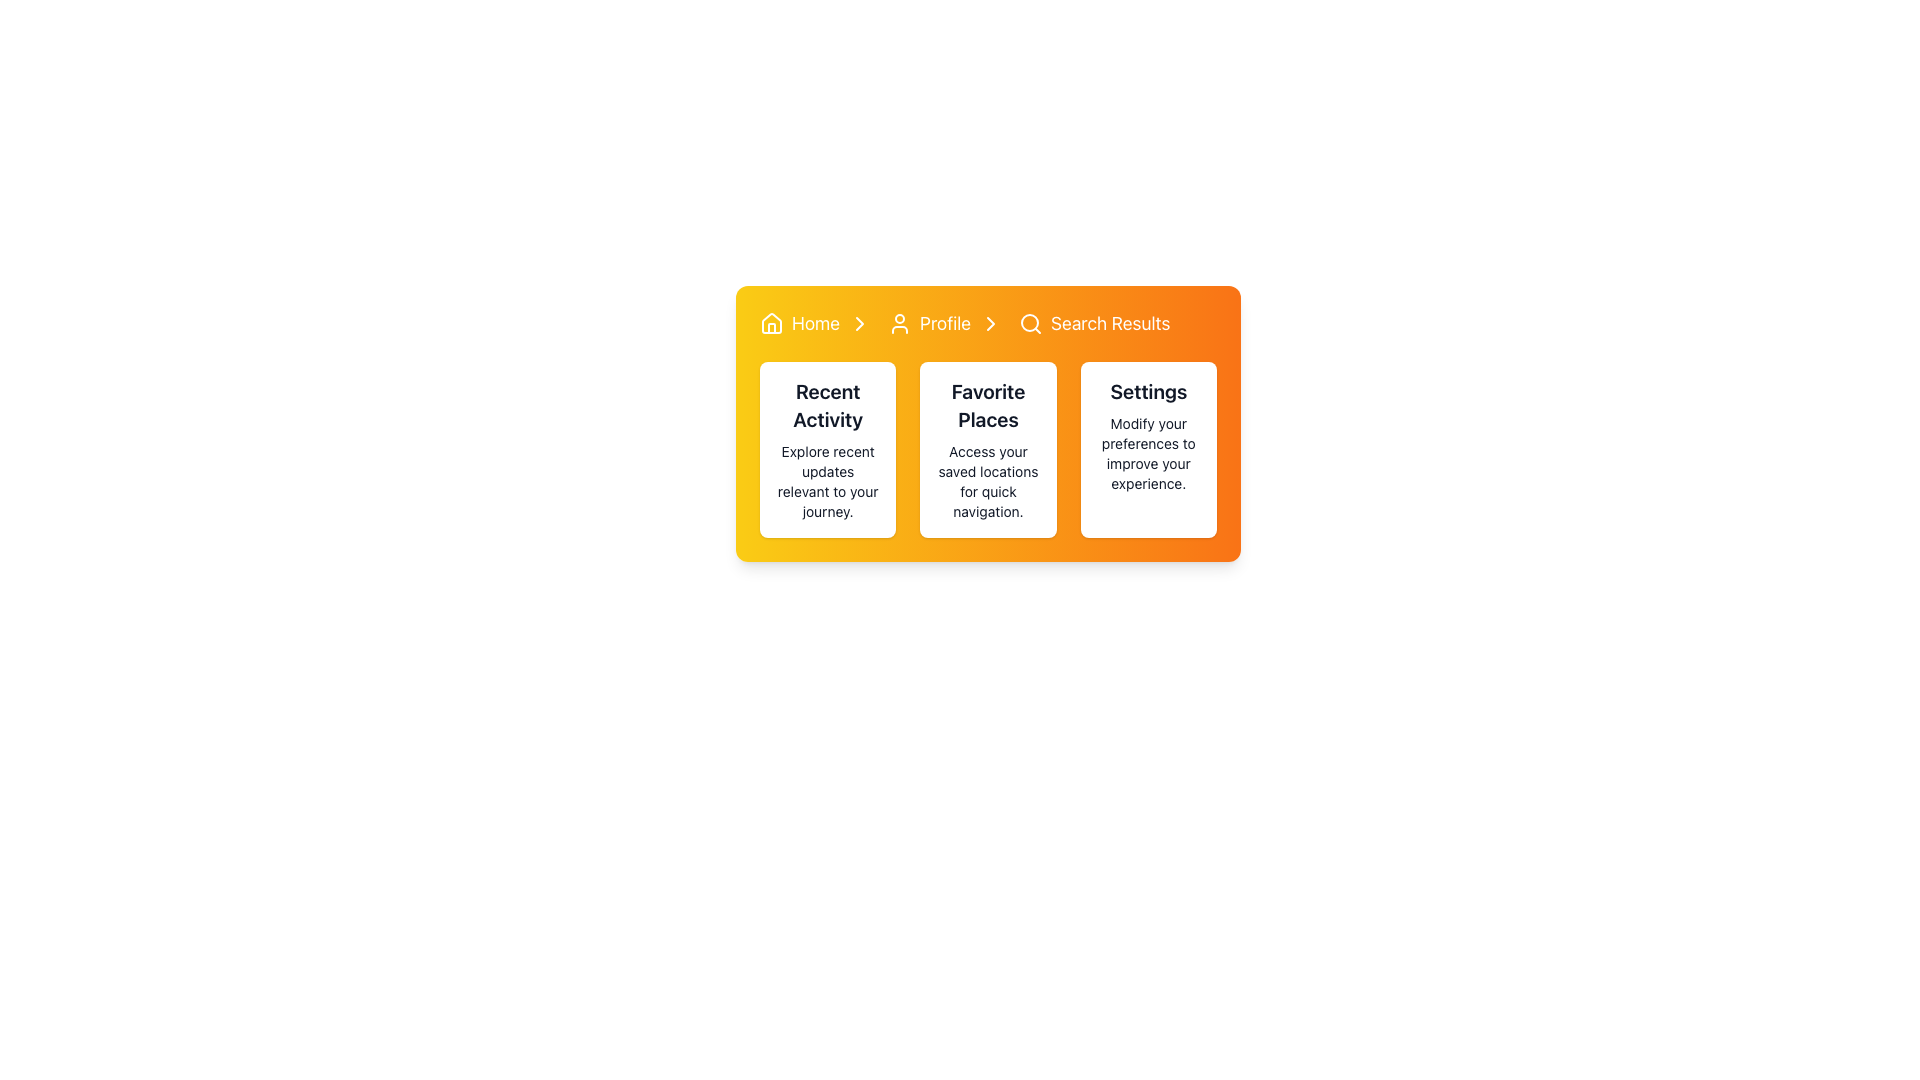  Describe the element at coordinates (1031, 323) in the screenshot. I see `the search icon located to the left of the 'Search Results' text in the top-right section of the interface` at that location.